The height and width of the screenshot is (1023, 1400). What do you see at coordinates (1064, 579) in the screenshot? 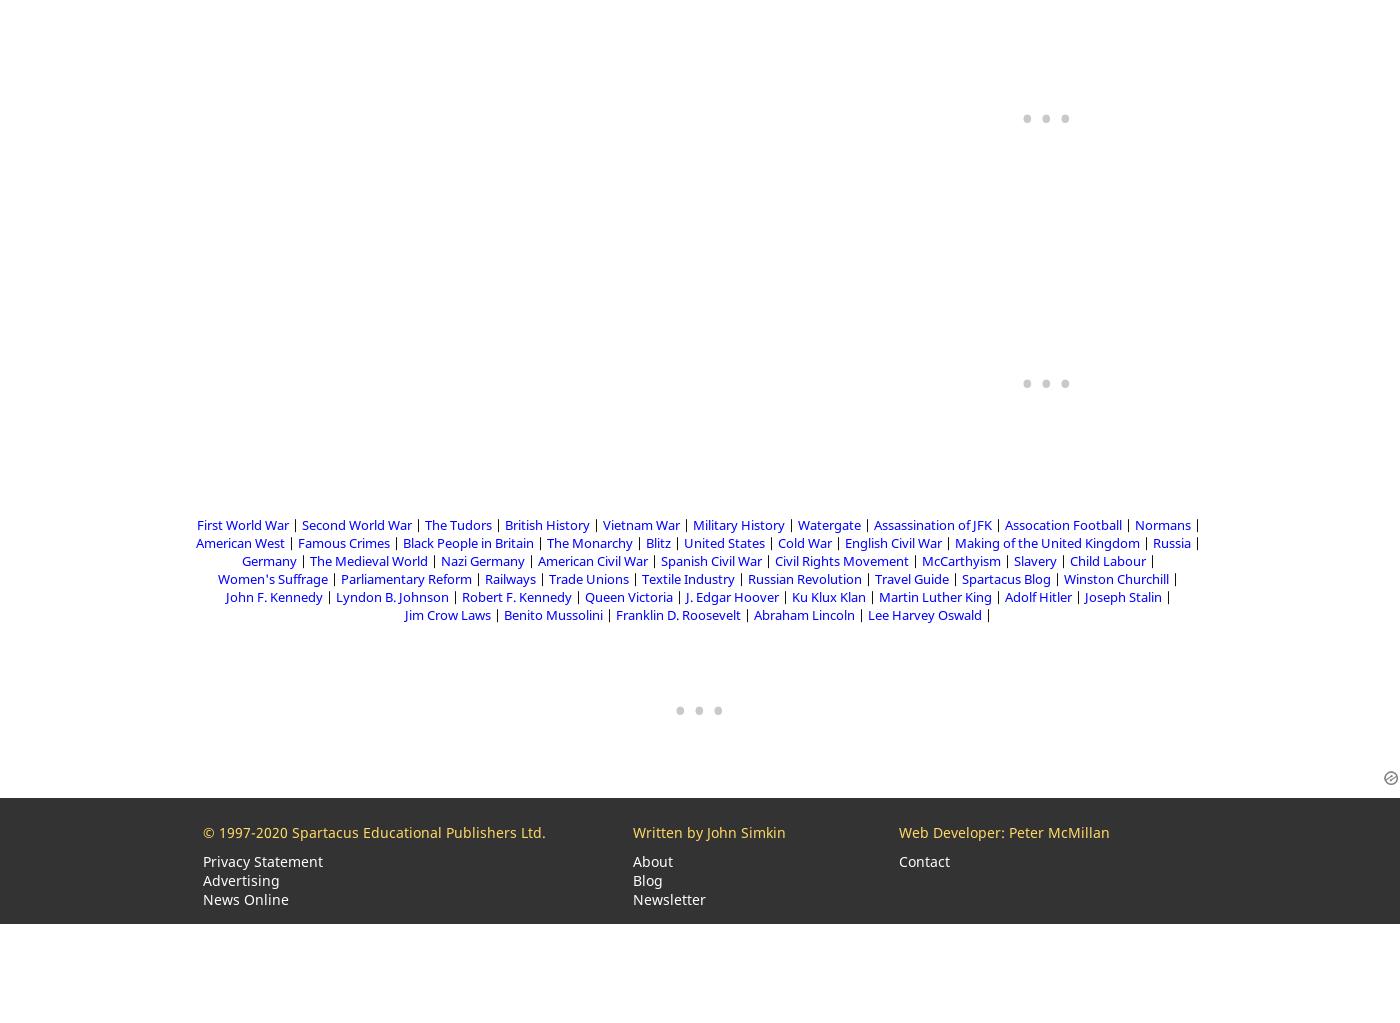
I see `'Winston Churchill'` at bounding box center [1064, 579].